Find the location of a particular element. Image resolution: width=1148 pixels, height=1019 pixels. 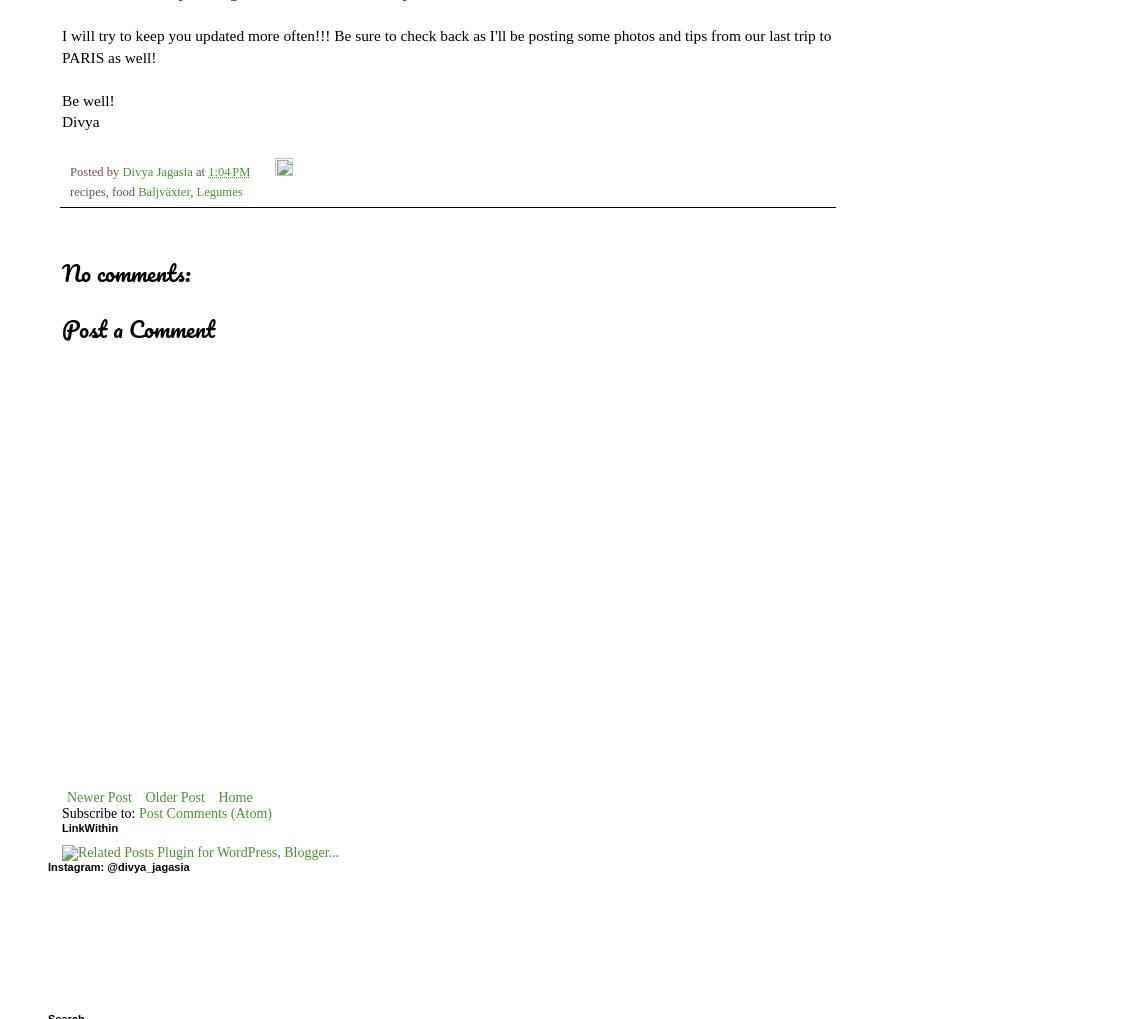

'1:04 PM' is located at coordinates (208, 170).